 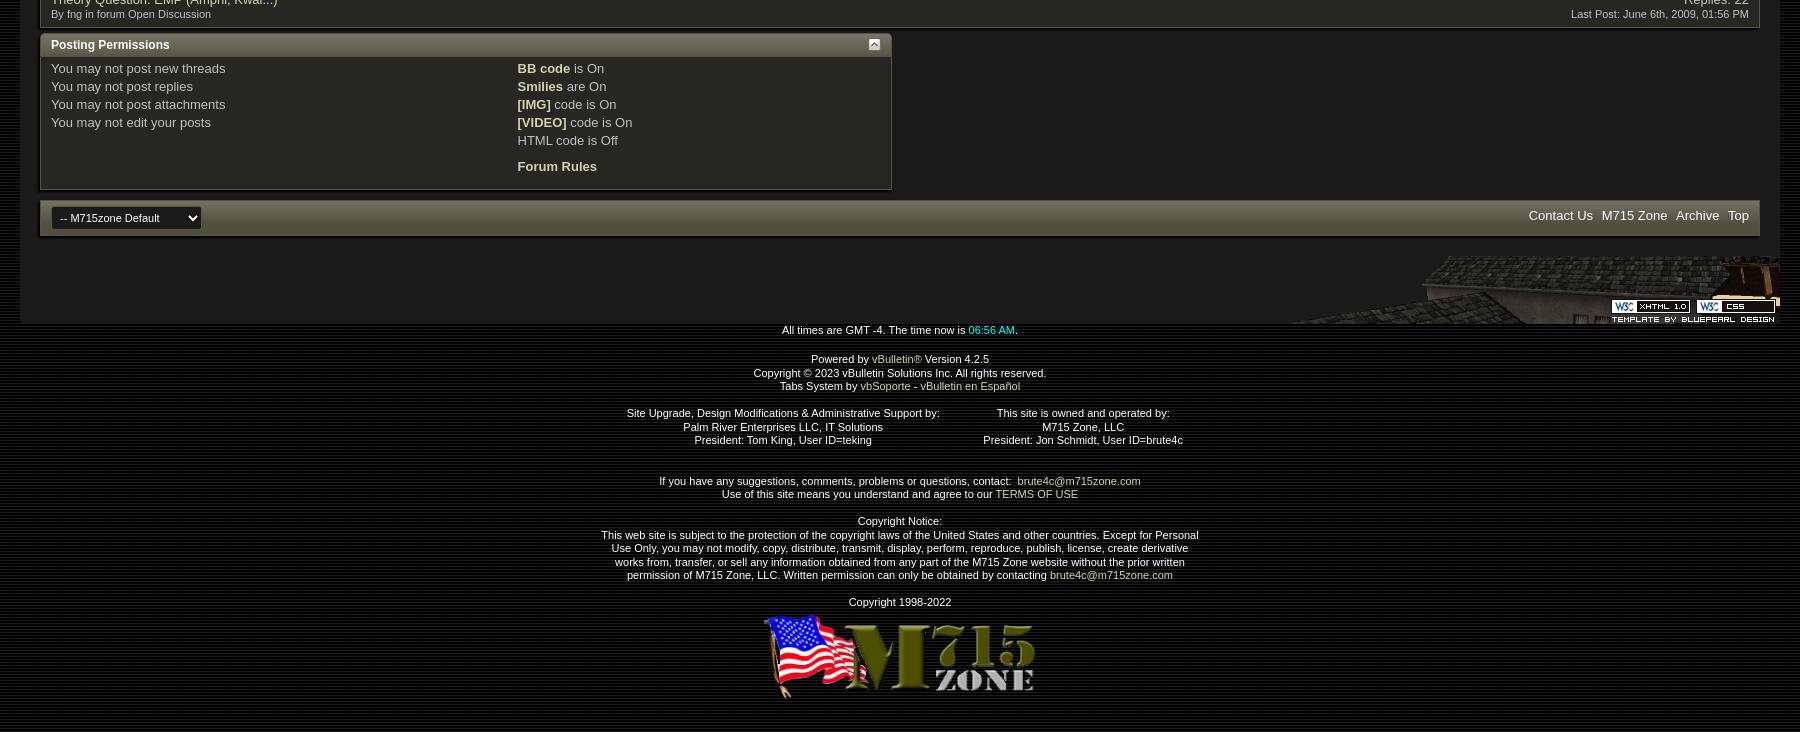 What do you see at coordinates (122, 121) in the screenshot?
I see `'edit your posts'` at bounding box center [122, 121].